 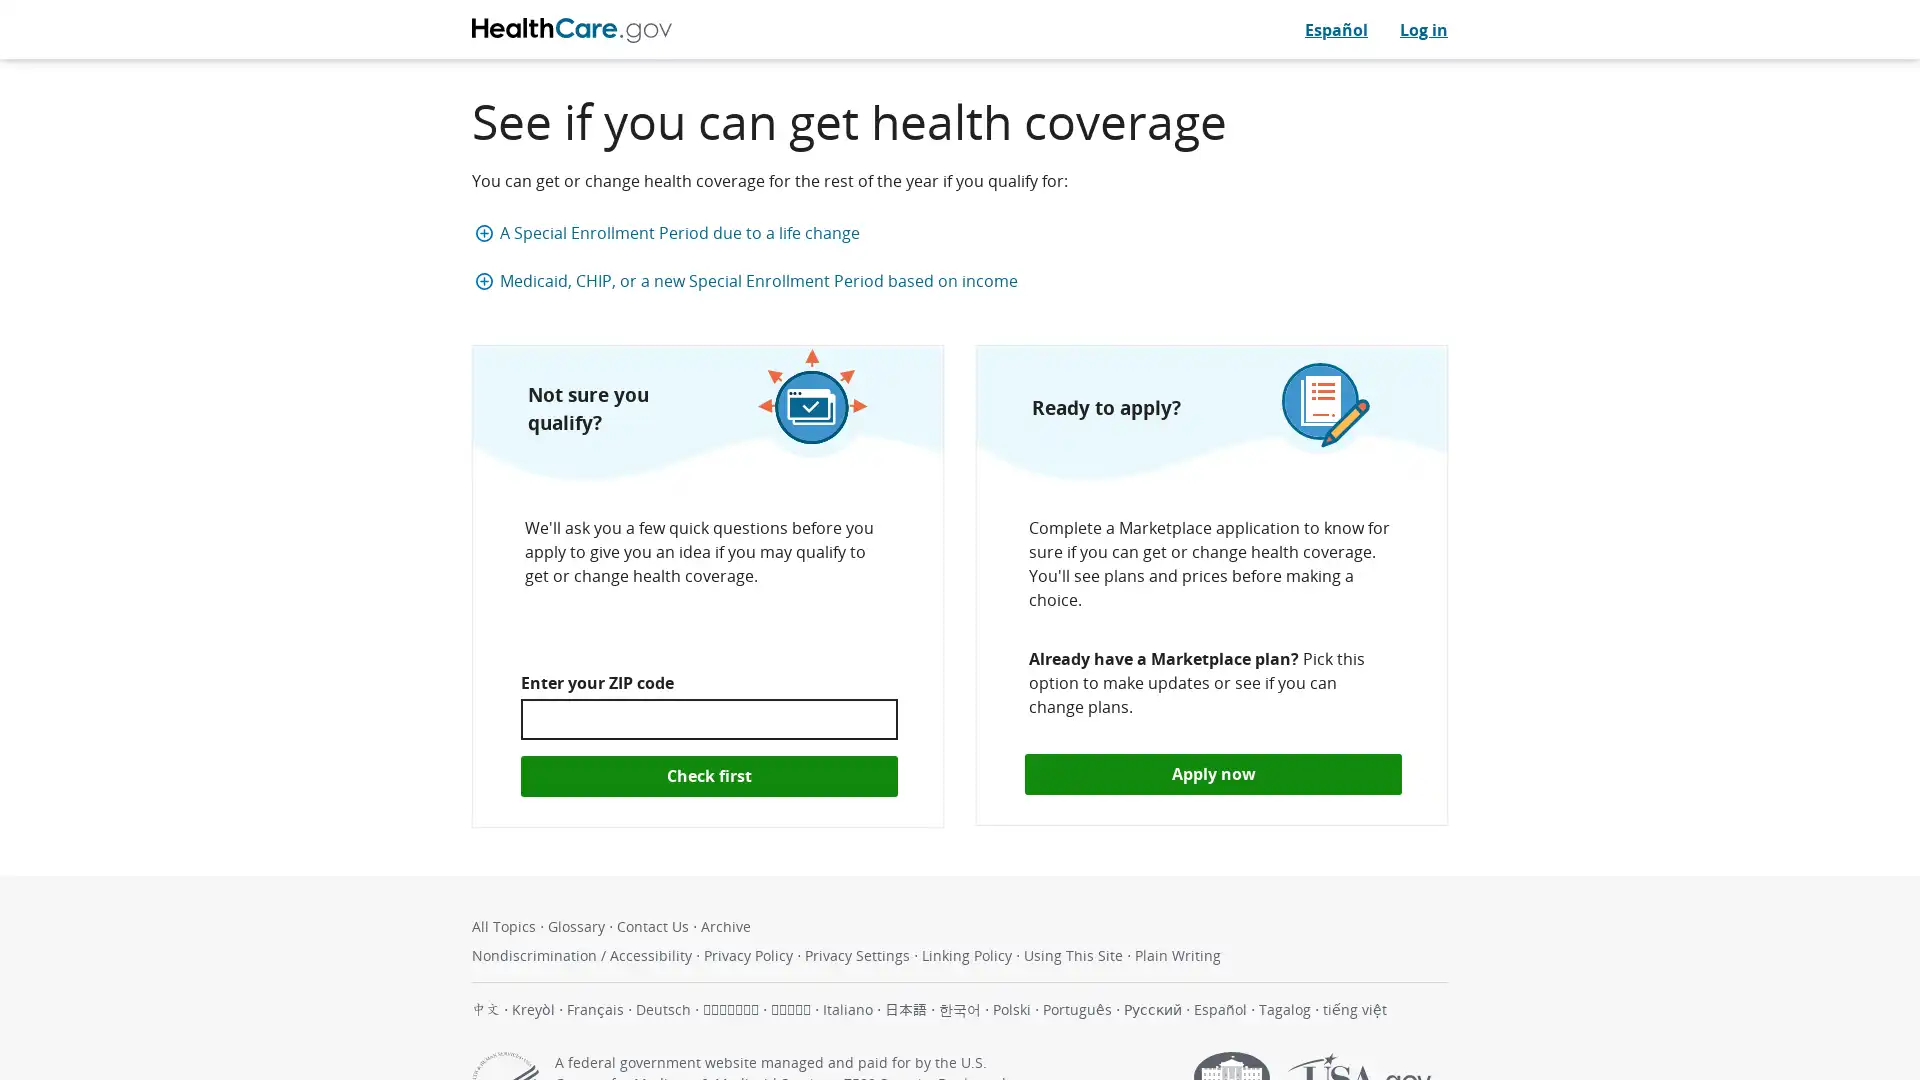 I want to click on A Special Enrollment Period due to a life change, so click(x=964, y=231).